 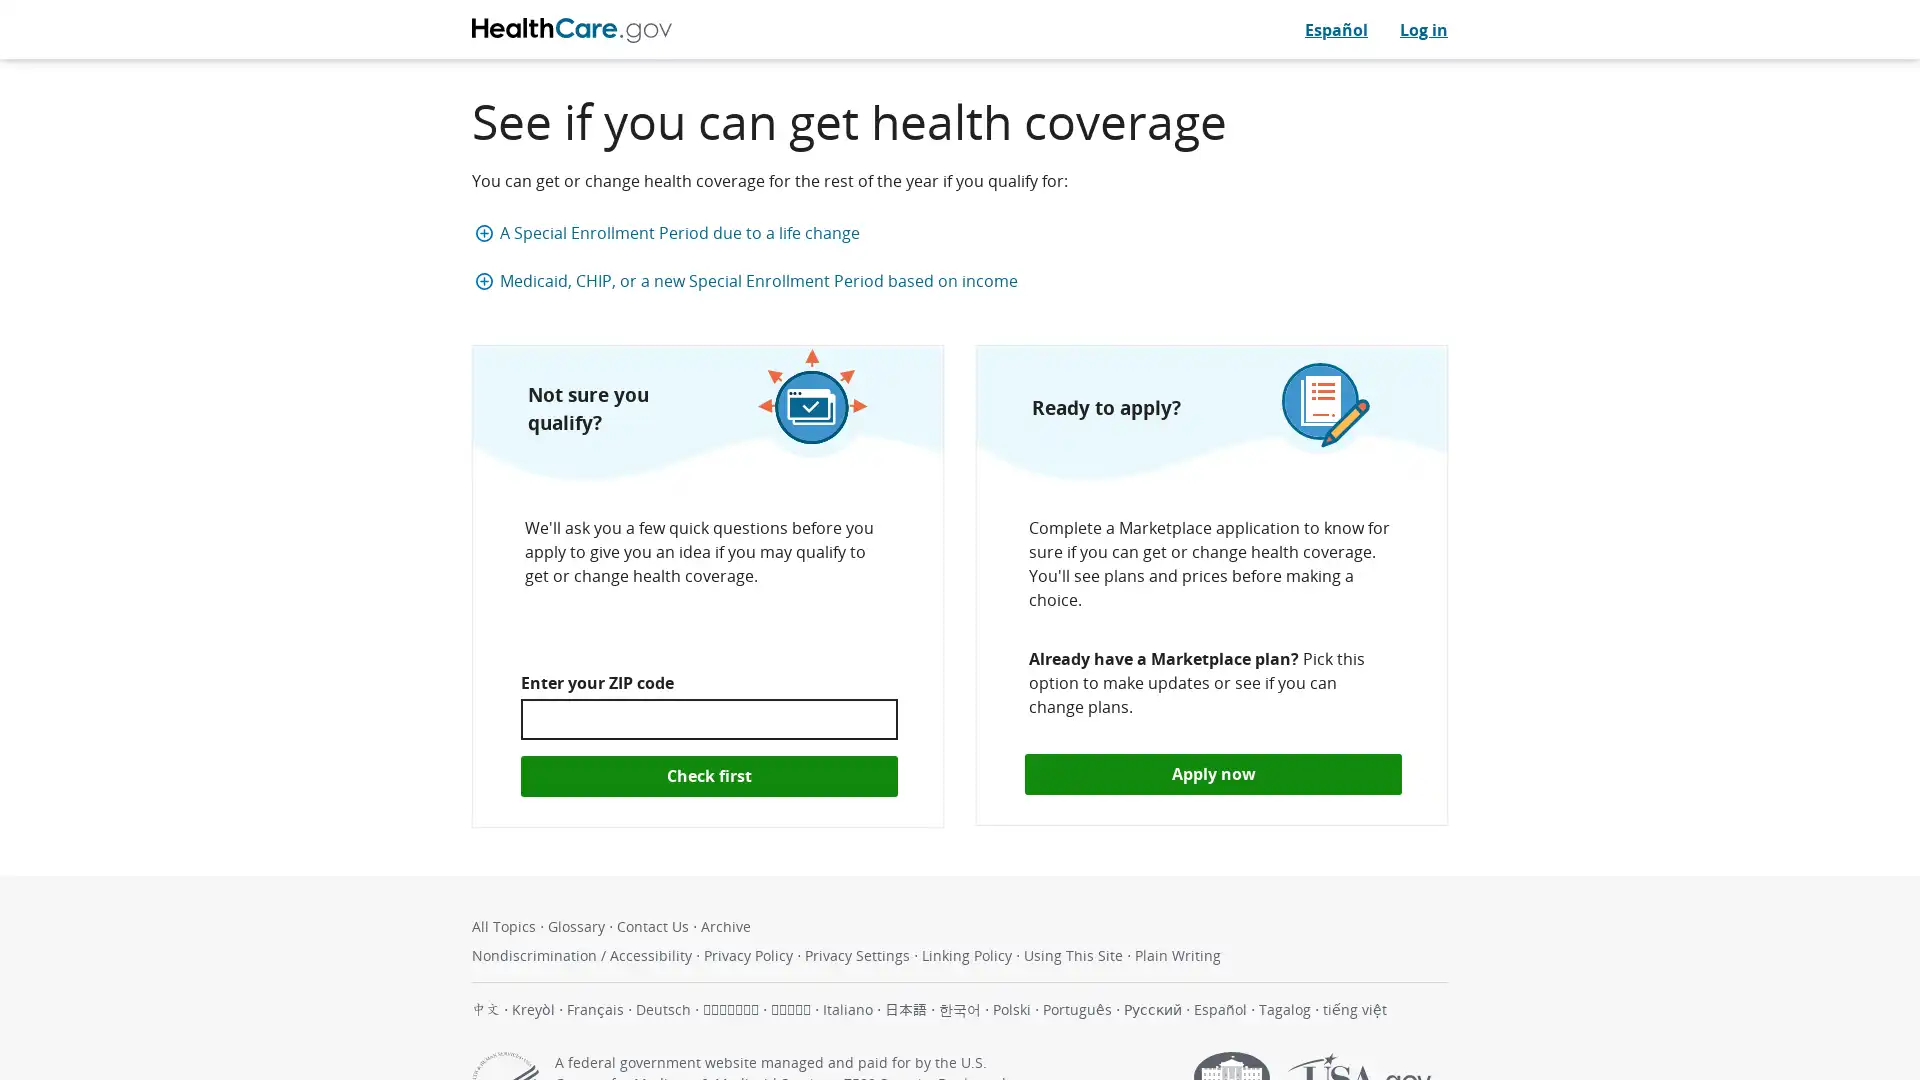 I want to click on A Special Enrollment Period due to a life change, so click(x=964, y=231).